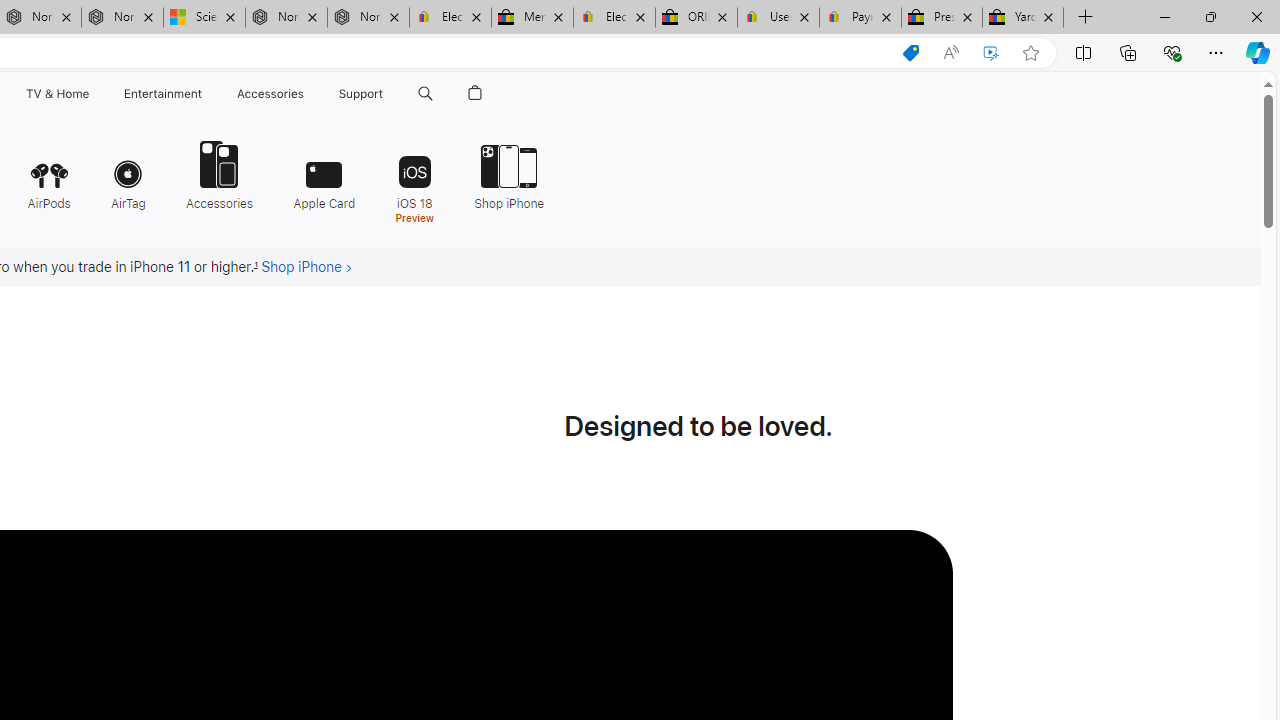  Describe the element at coordinates (255, 266) in the screenshot. I see `'Footnote 1'` at that location.